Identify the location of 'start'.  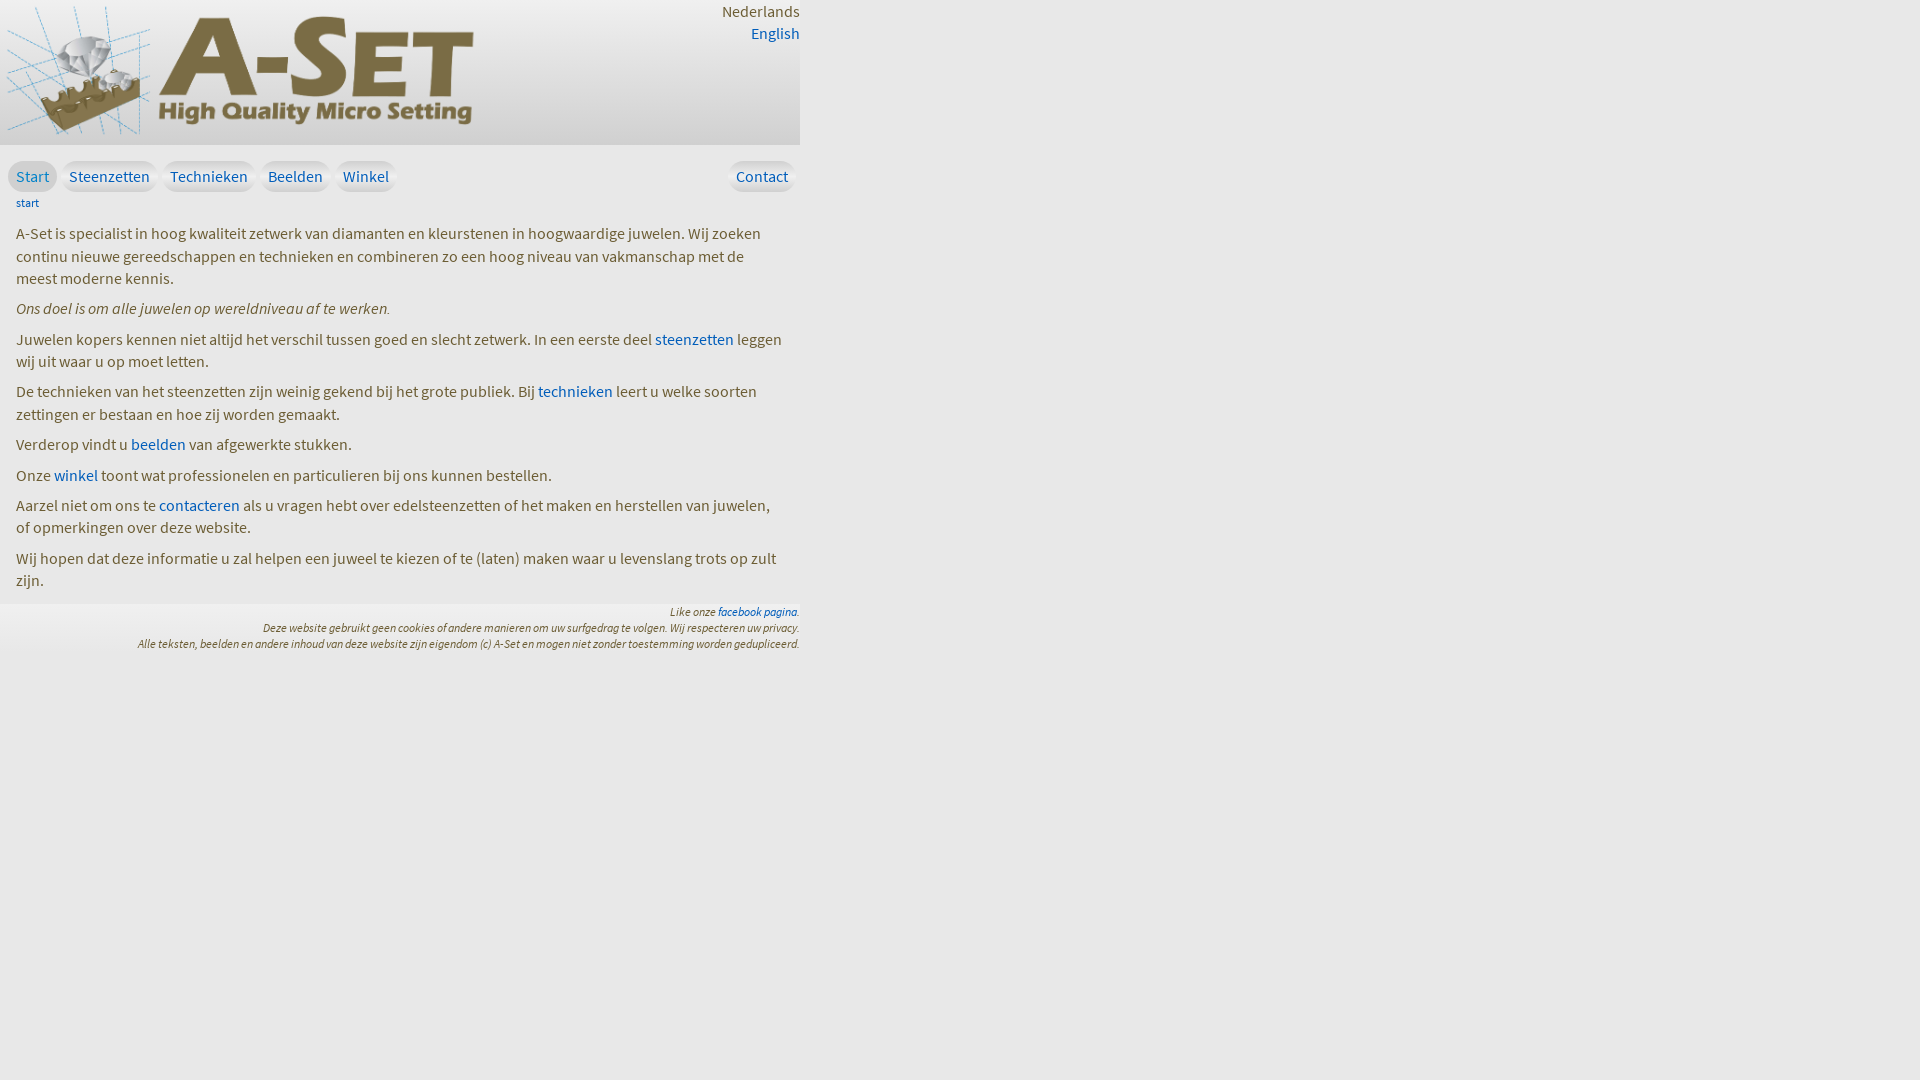
(15, 202).